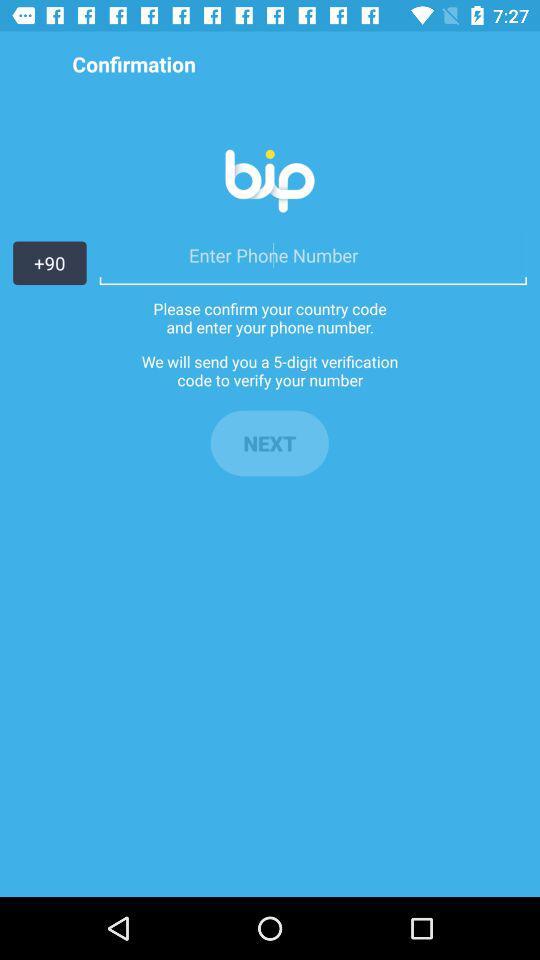 This screenshot has height=960, width=540. I want to click on the item next to +90, so click(313, 254).